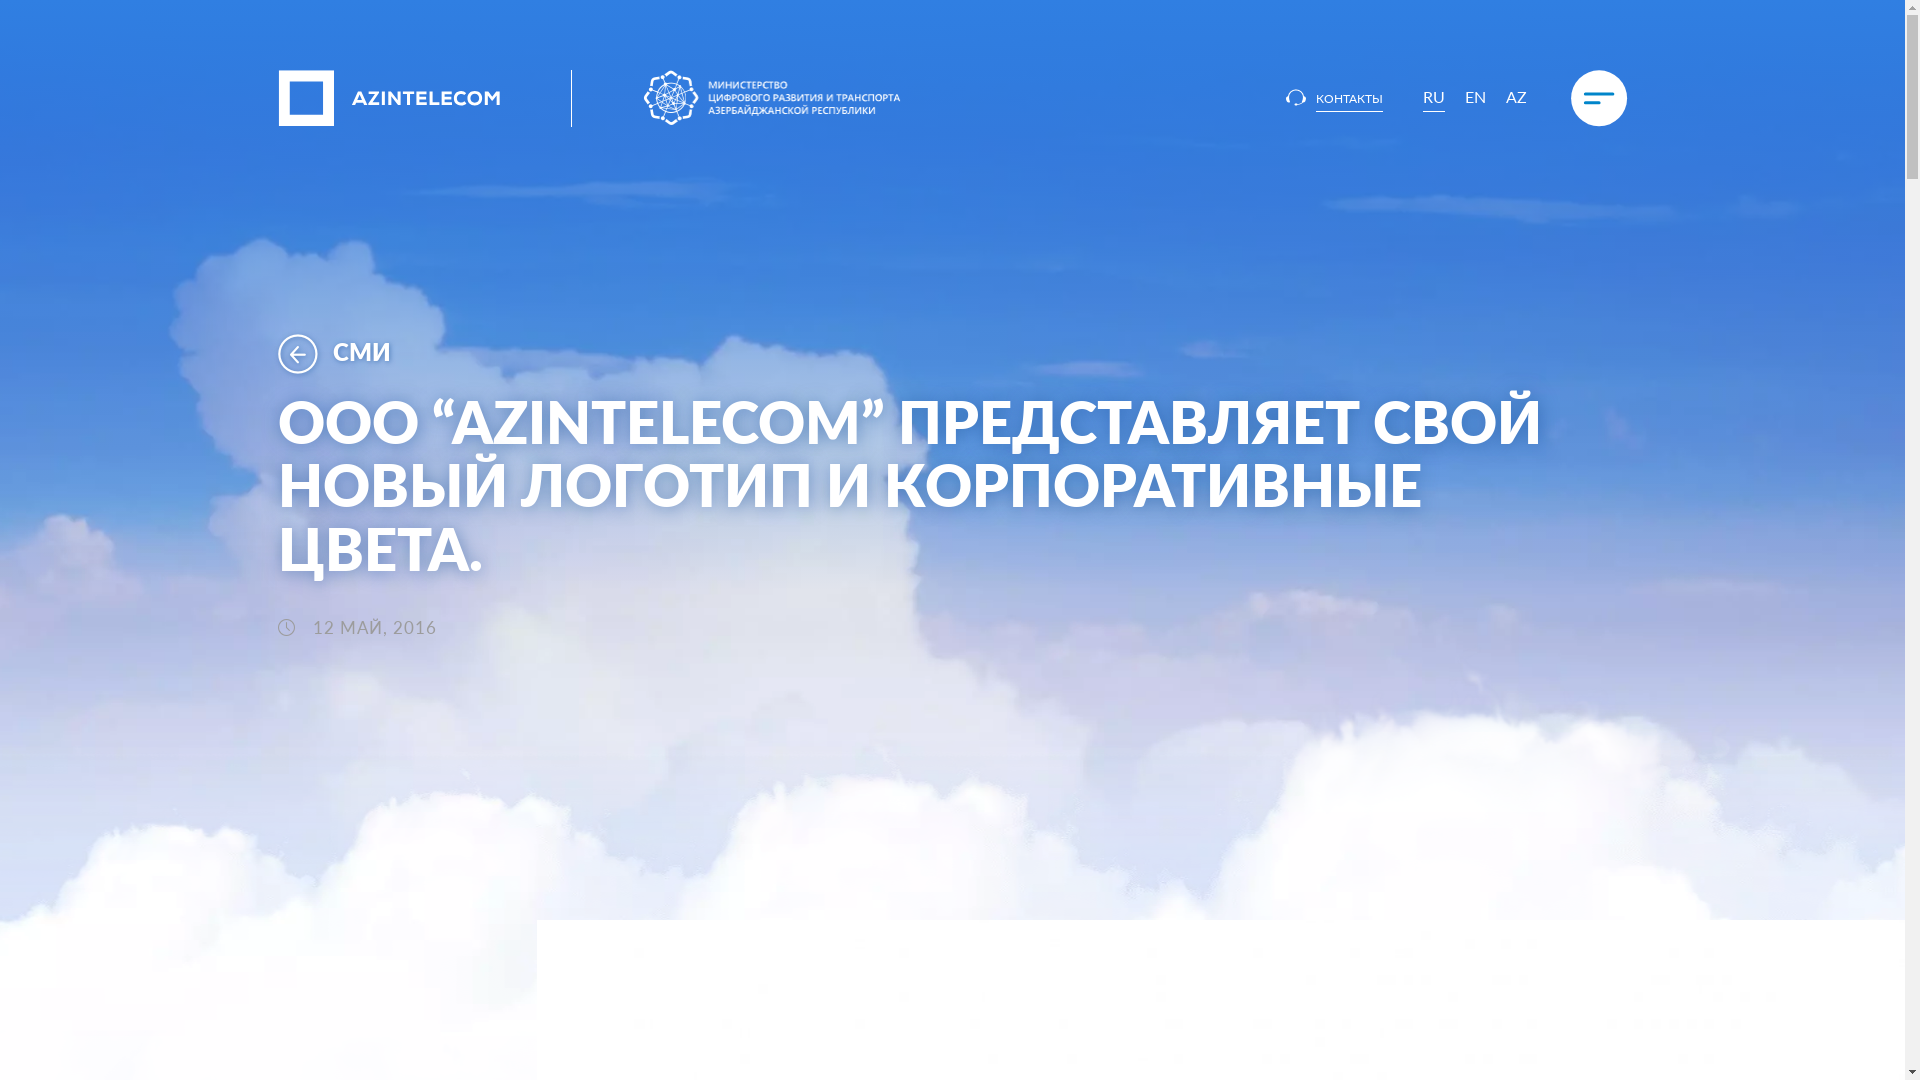 The image size is (1920, 1080). I want to click on 'RU', so click(1432, 99).